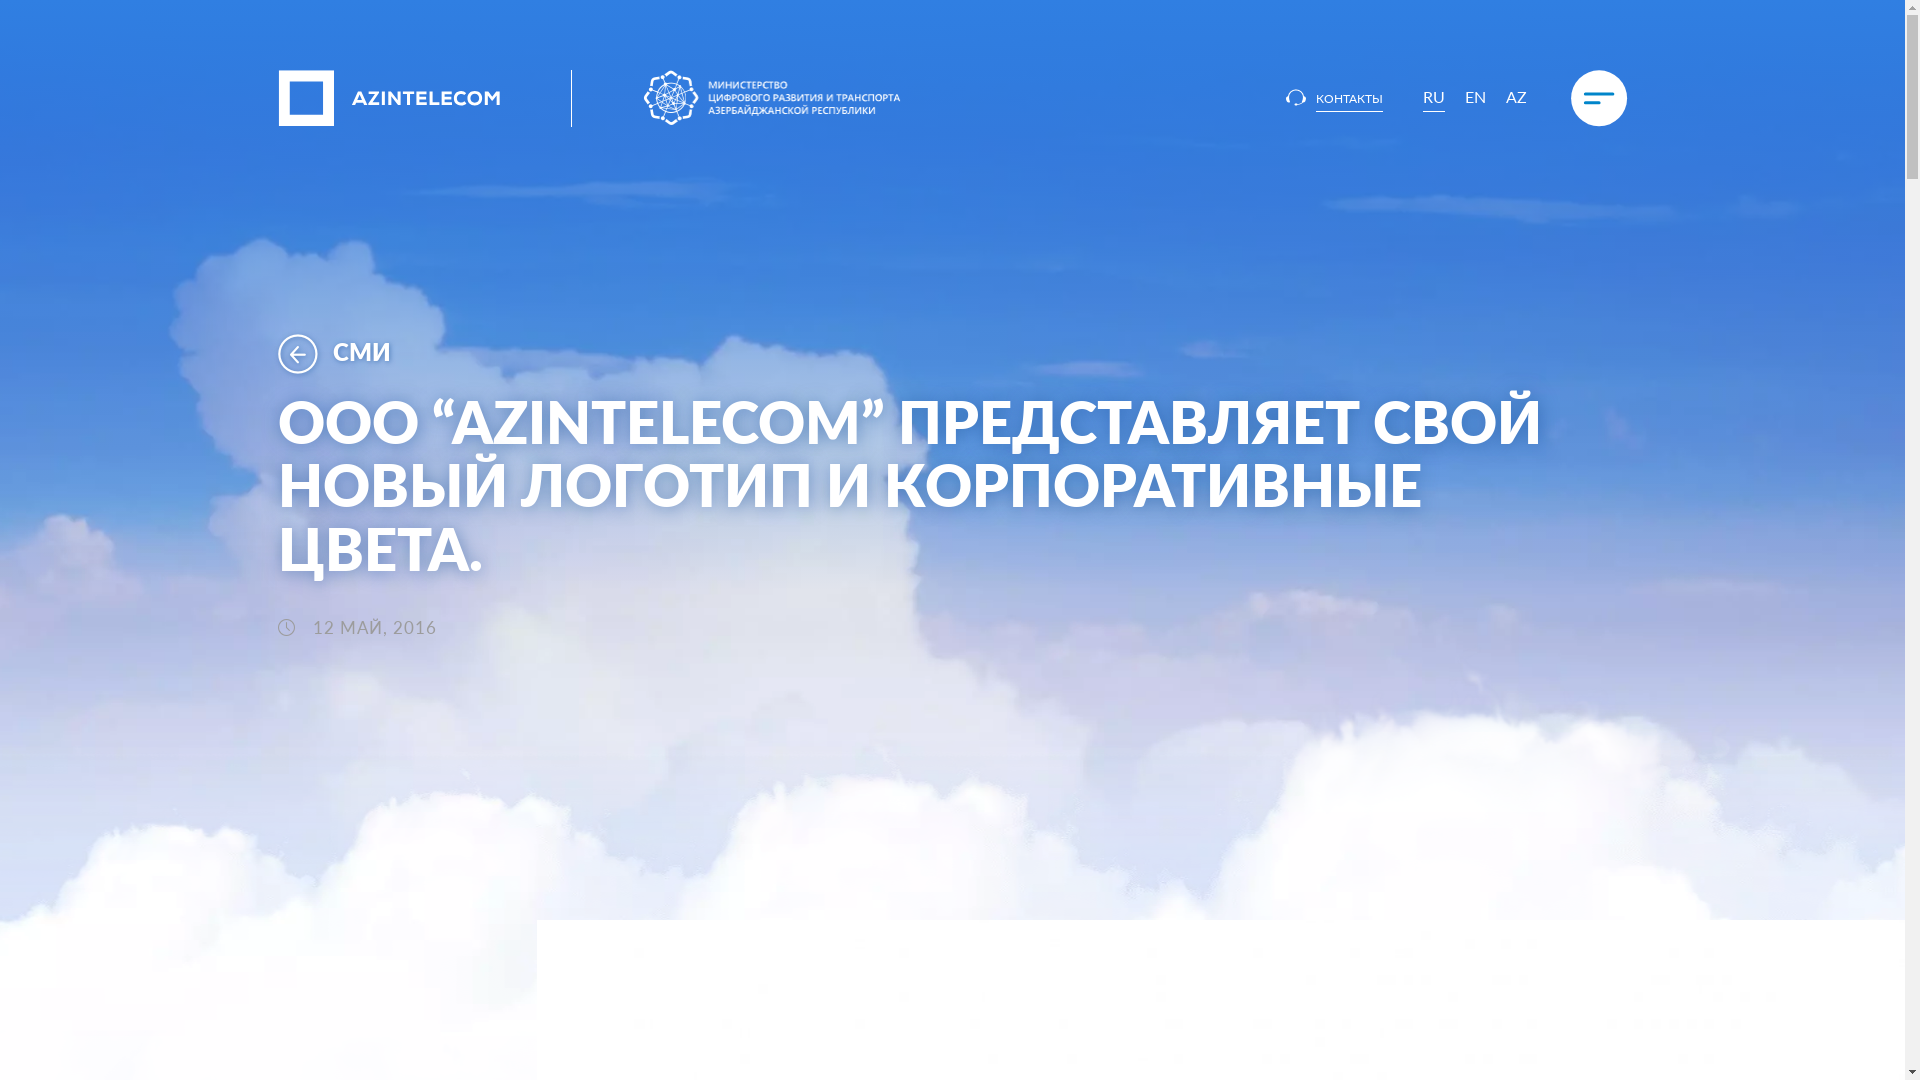 The image size is (1920, 1080). I want to click on 'RU', so click(1432, 99).